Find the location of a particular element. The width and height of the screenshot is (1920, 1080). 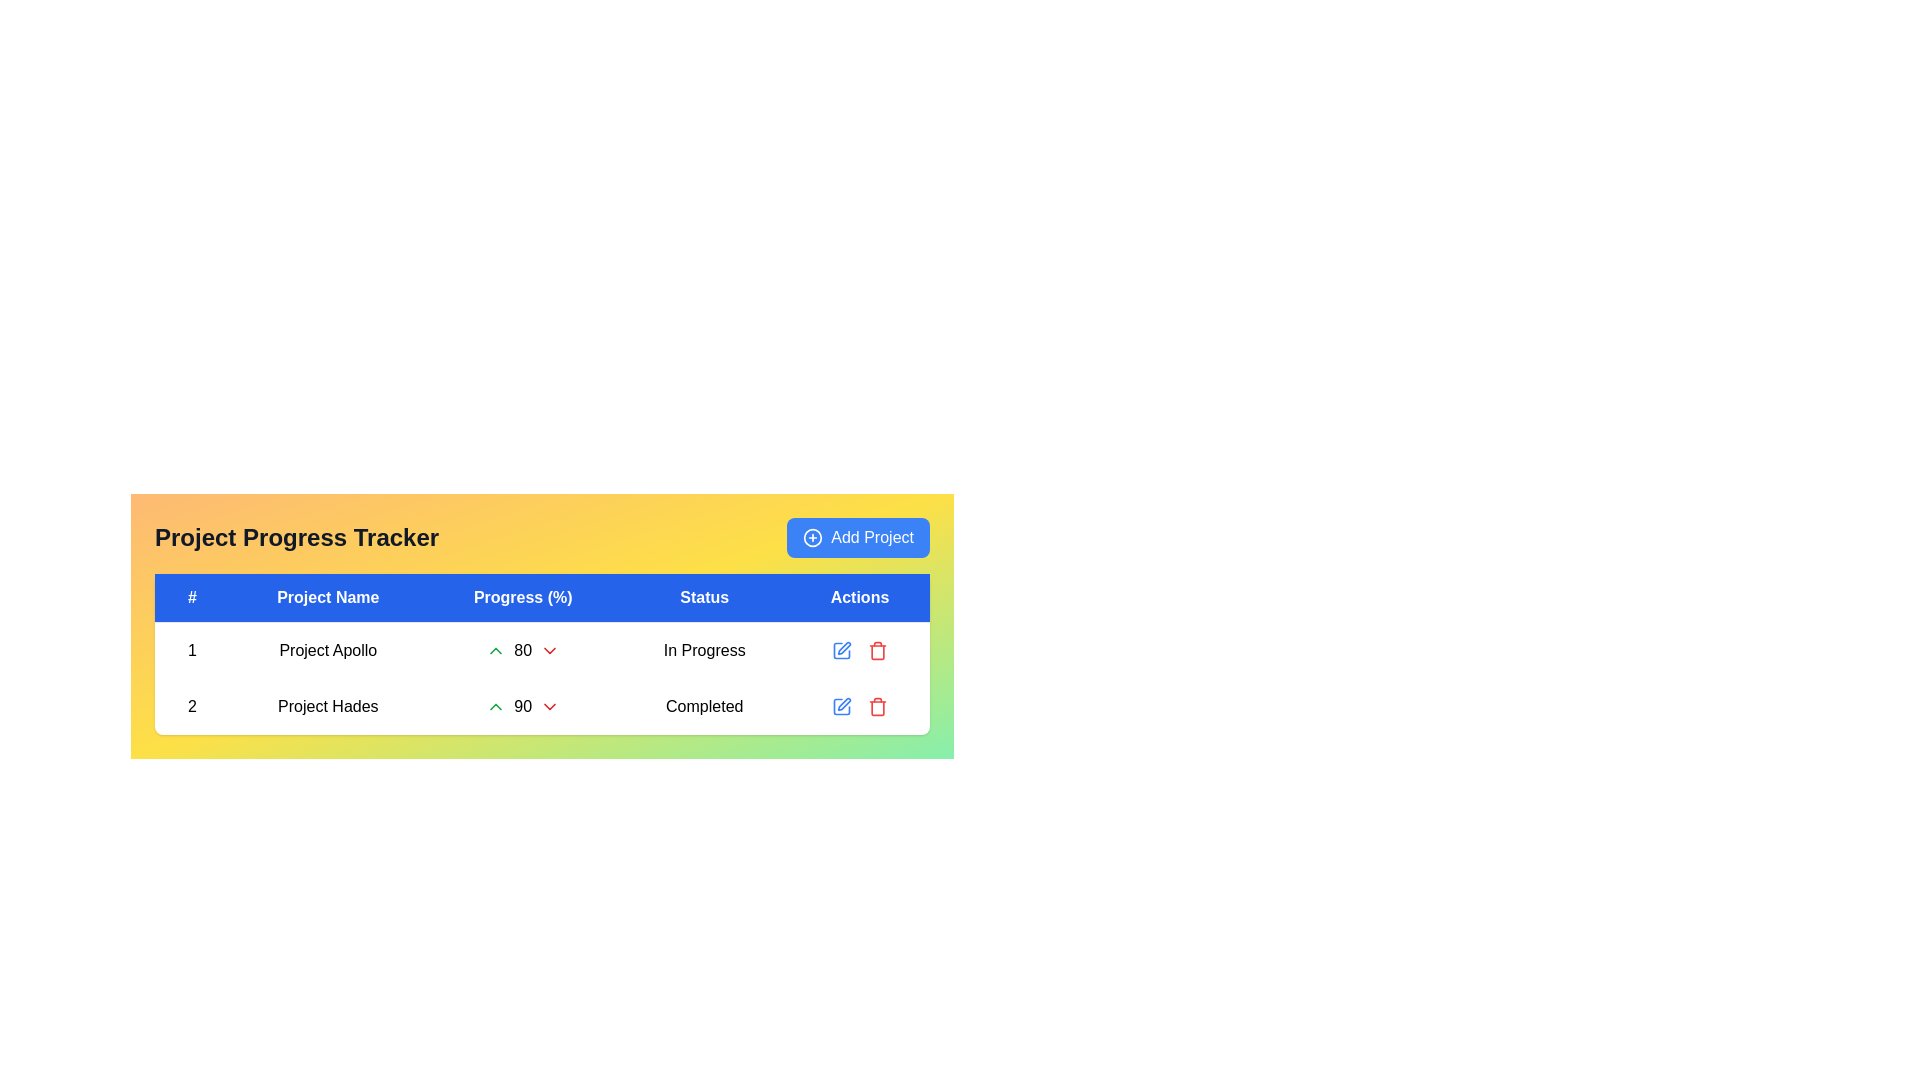

the upward-pointing icon located in the 'Progress (%)' column of the 'Project Progress Tracker' table for 'Project Hades' to increase the progress percentage is located at coordinates (523, 705).